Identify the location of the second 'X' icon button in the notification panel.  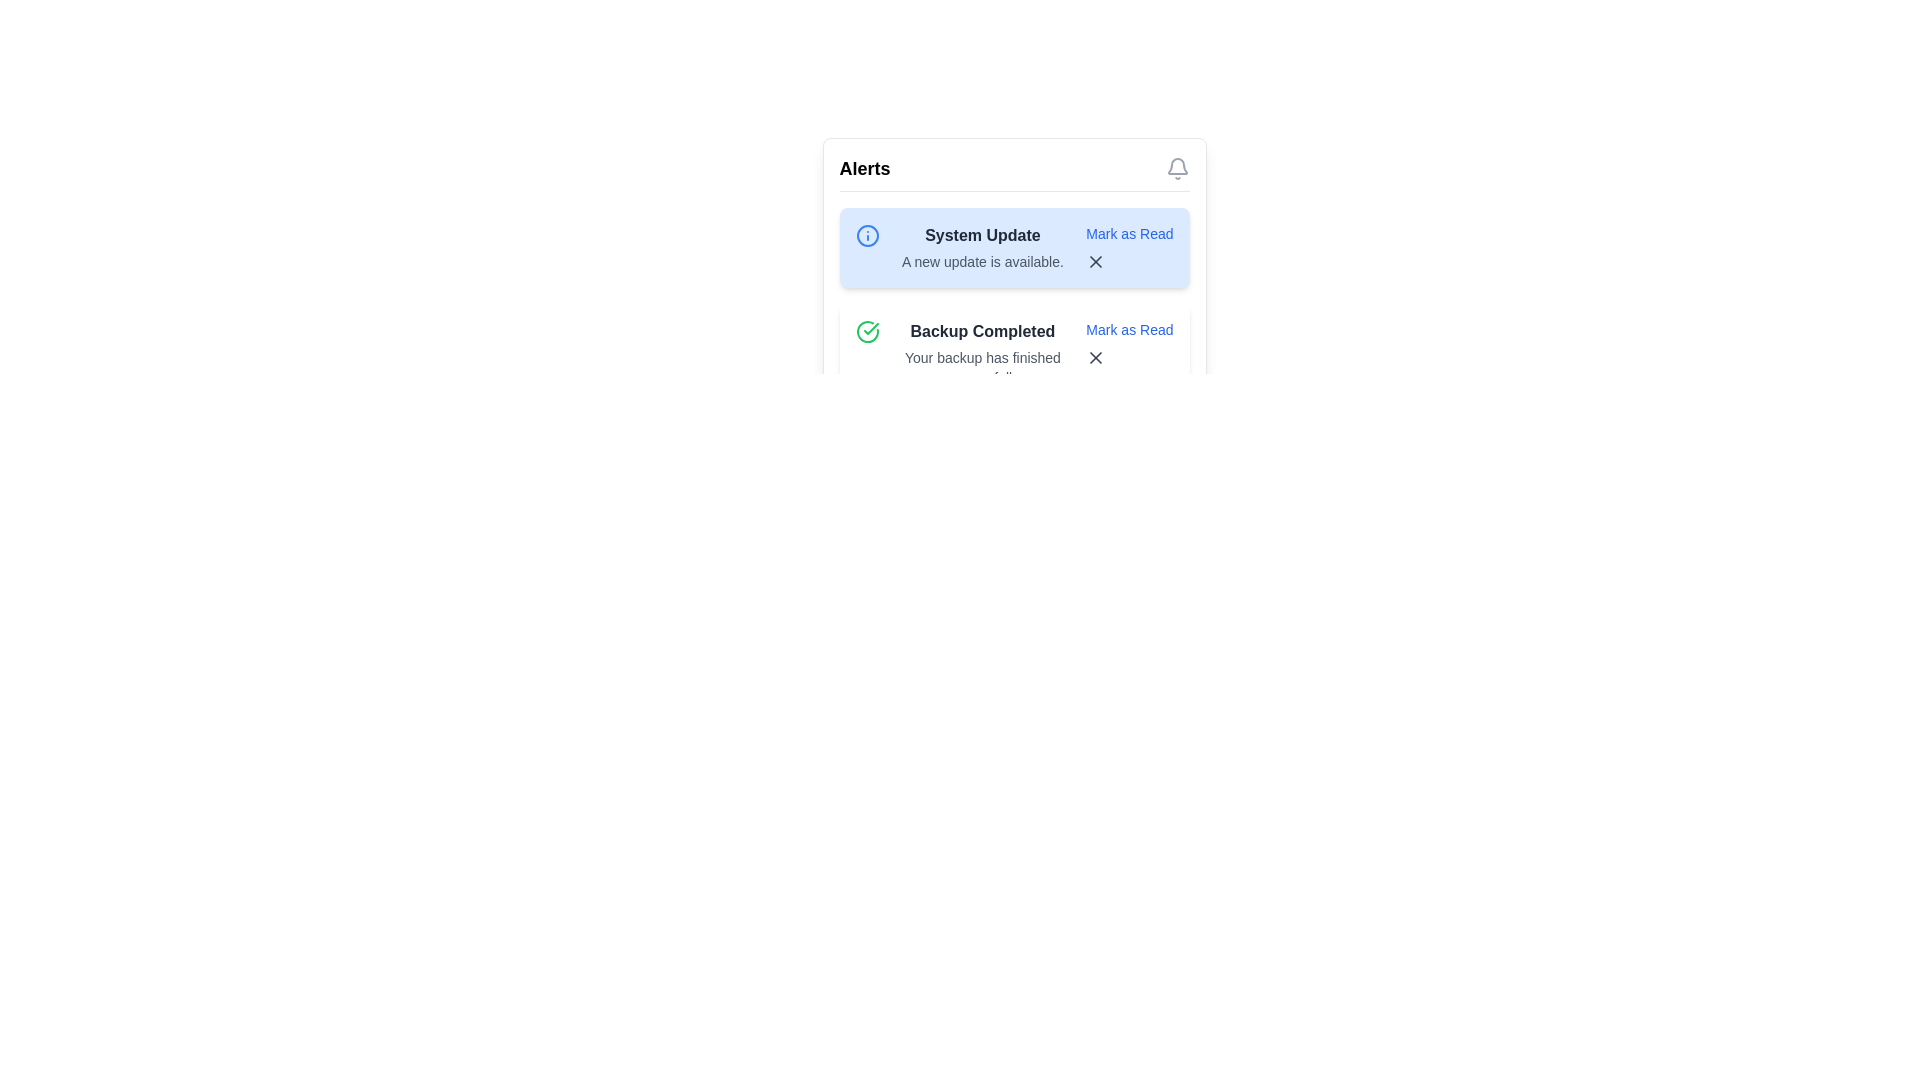
(1095, 357).